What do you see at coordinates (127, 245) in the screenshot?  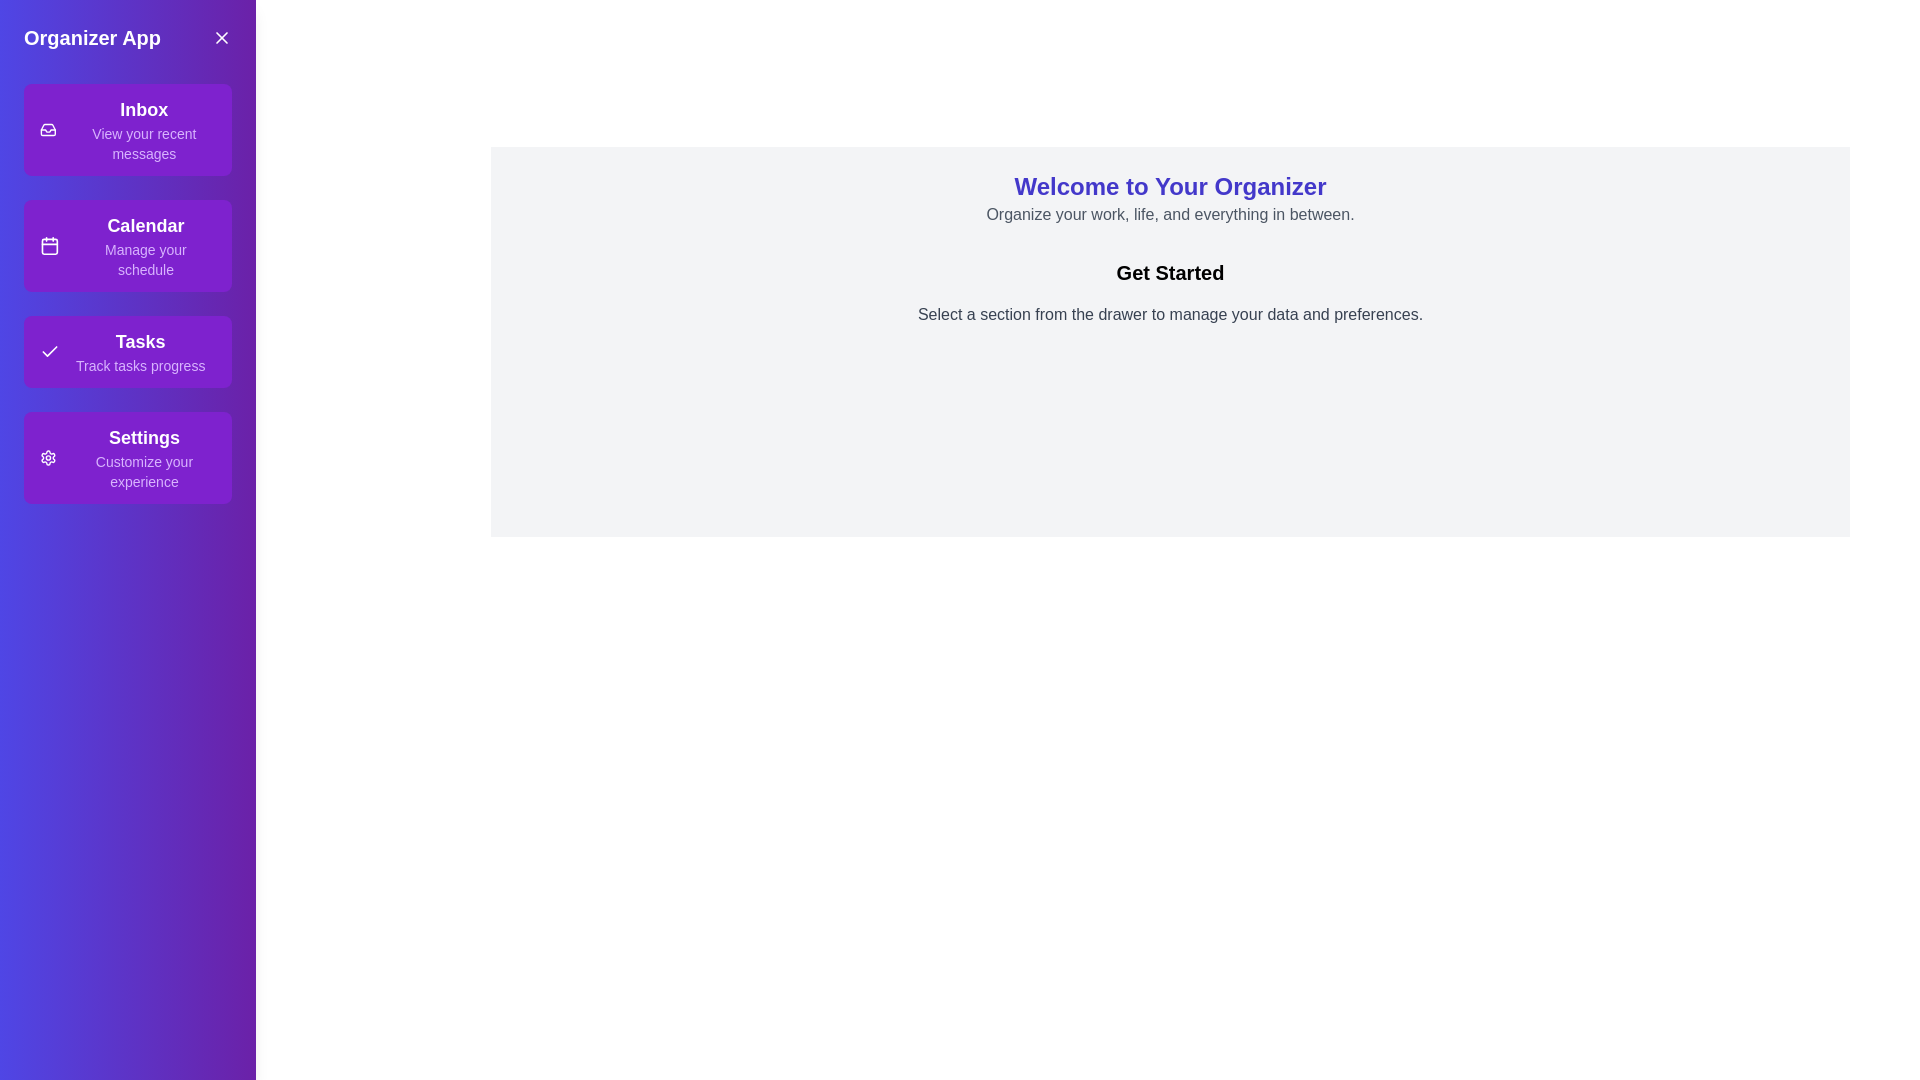 I see `the section Calendar from the drawer` at bounding box center [127, 245].